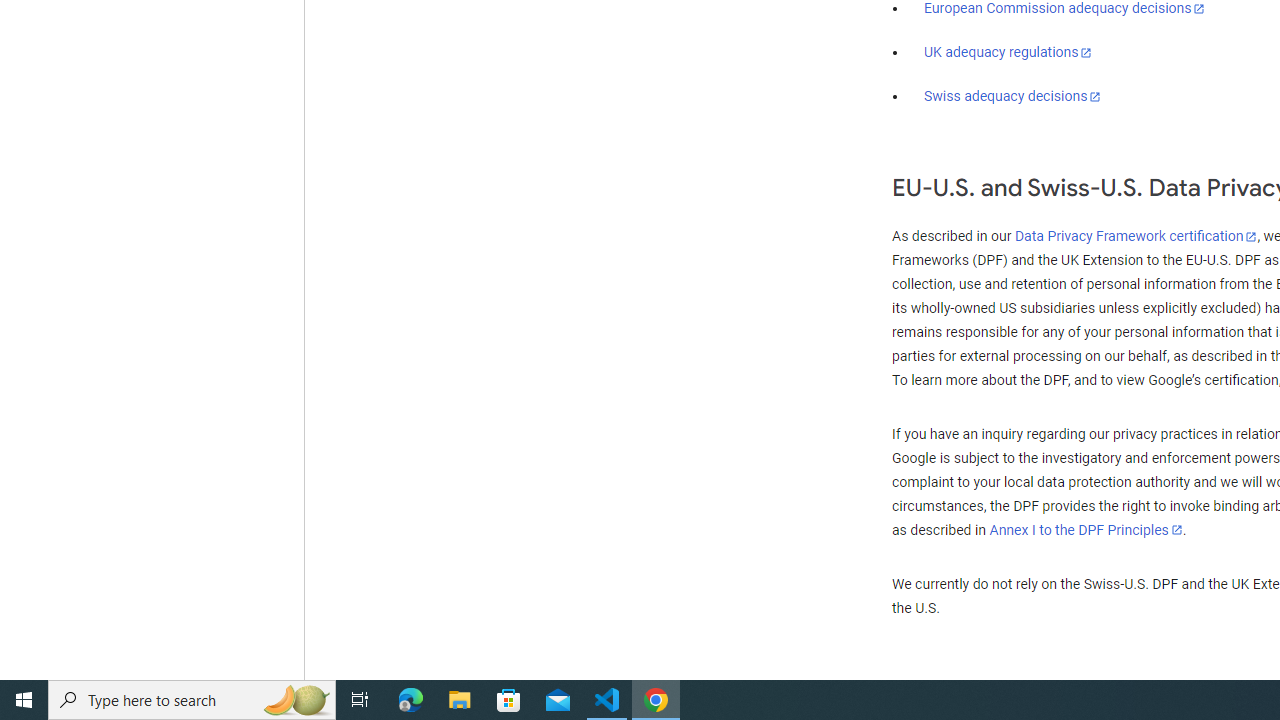 This screenshot has height=720, width=1280. I want to click on 'European Commission adequacy decisions', so click(1063, 9).